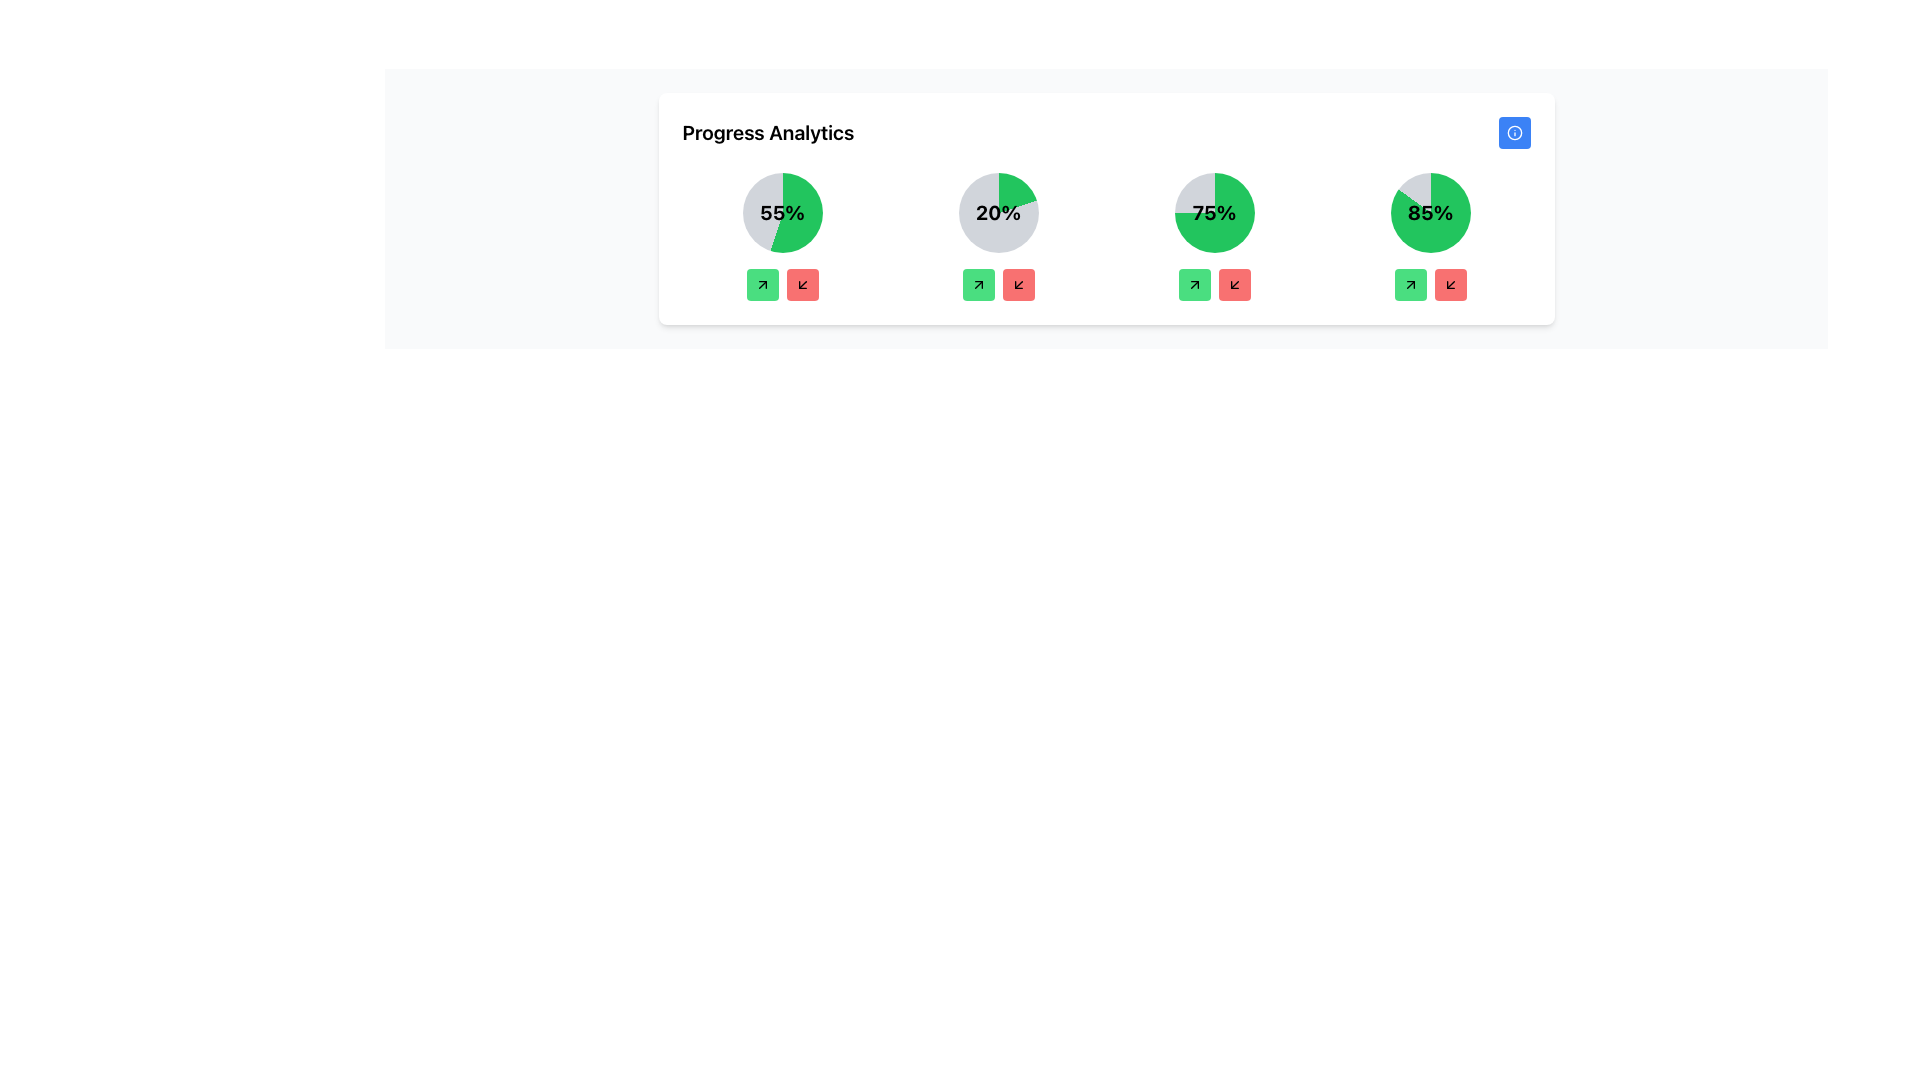 The height and width of the screenshot is (1080, 1920). Describe the element at coordinates (1213, 212) in the screenshot. I see `the value displayed within the circular progress indicator showing 75% completion, which is positioned between the 20% and 85% indicators` at that location.